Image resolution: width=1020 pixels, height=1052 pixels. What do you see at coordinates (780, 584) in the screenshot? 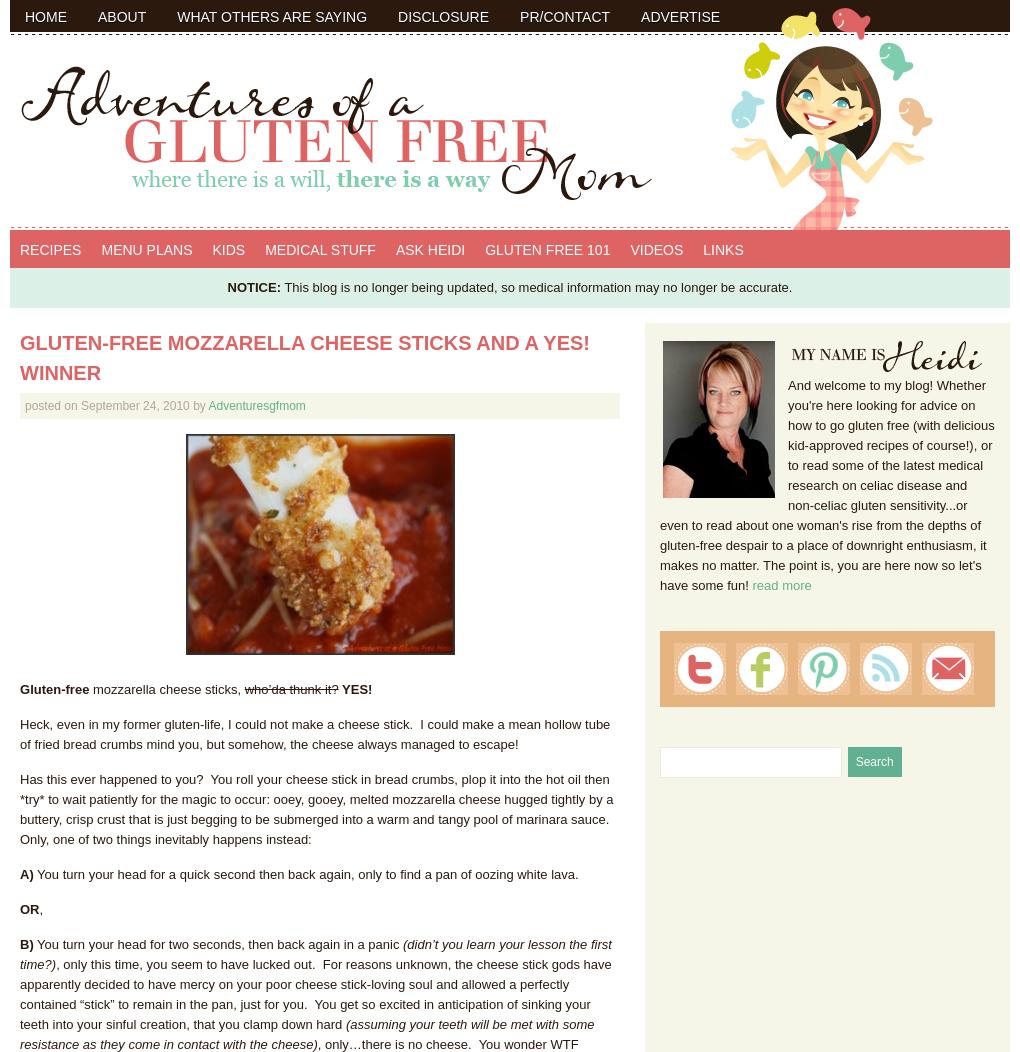
I see `'read more'` at bounding box center [780, 584].